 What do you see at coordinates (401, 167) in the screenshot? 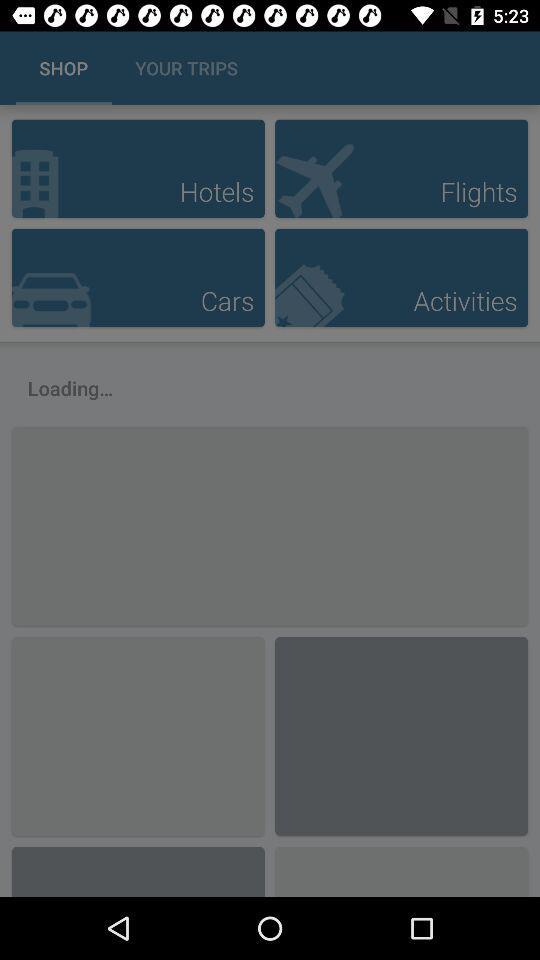
I see `search for flights` at bounding box center [401, 167].